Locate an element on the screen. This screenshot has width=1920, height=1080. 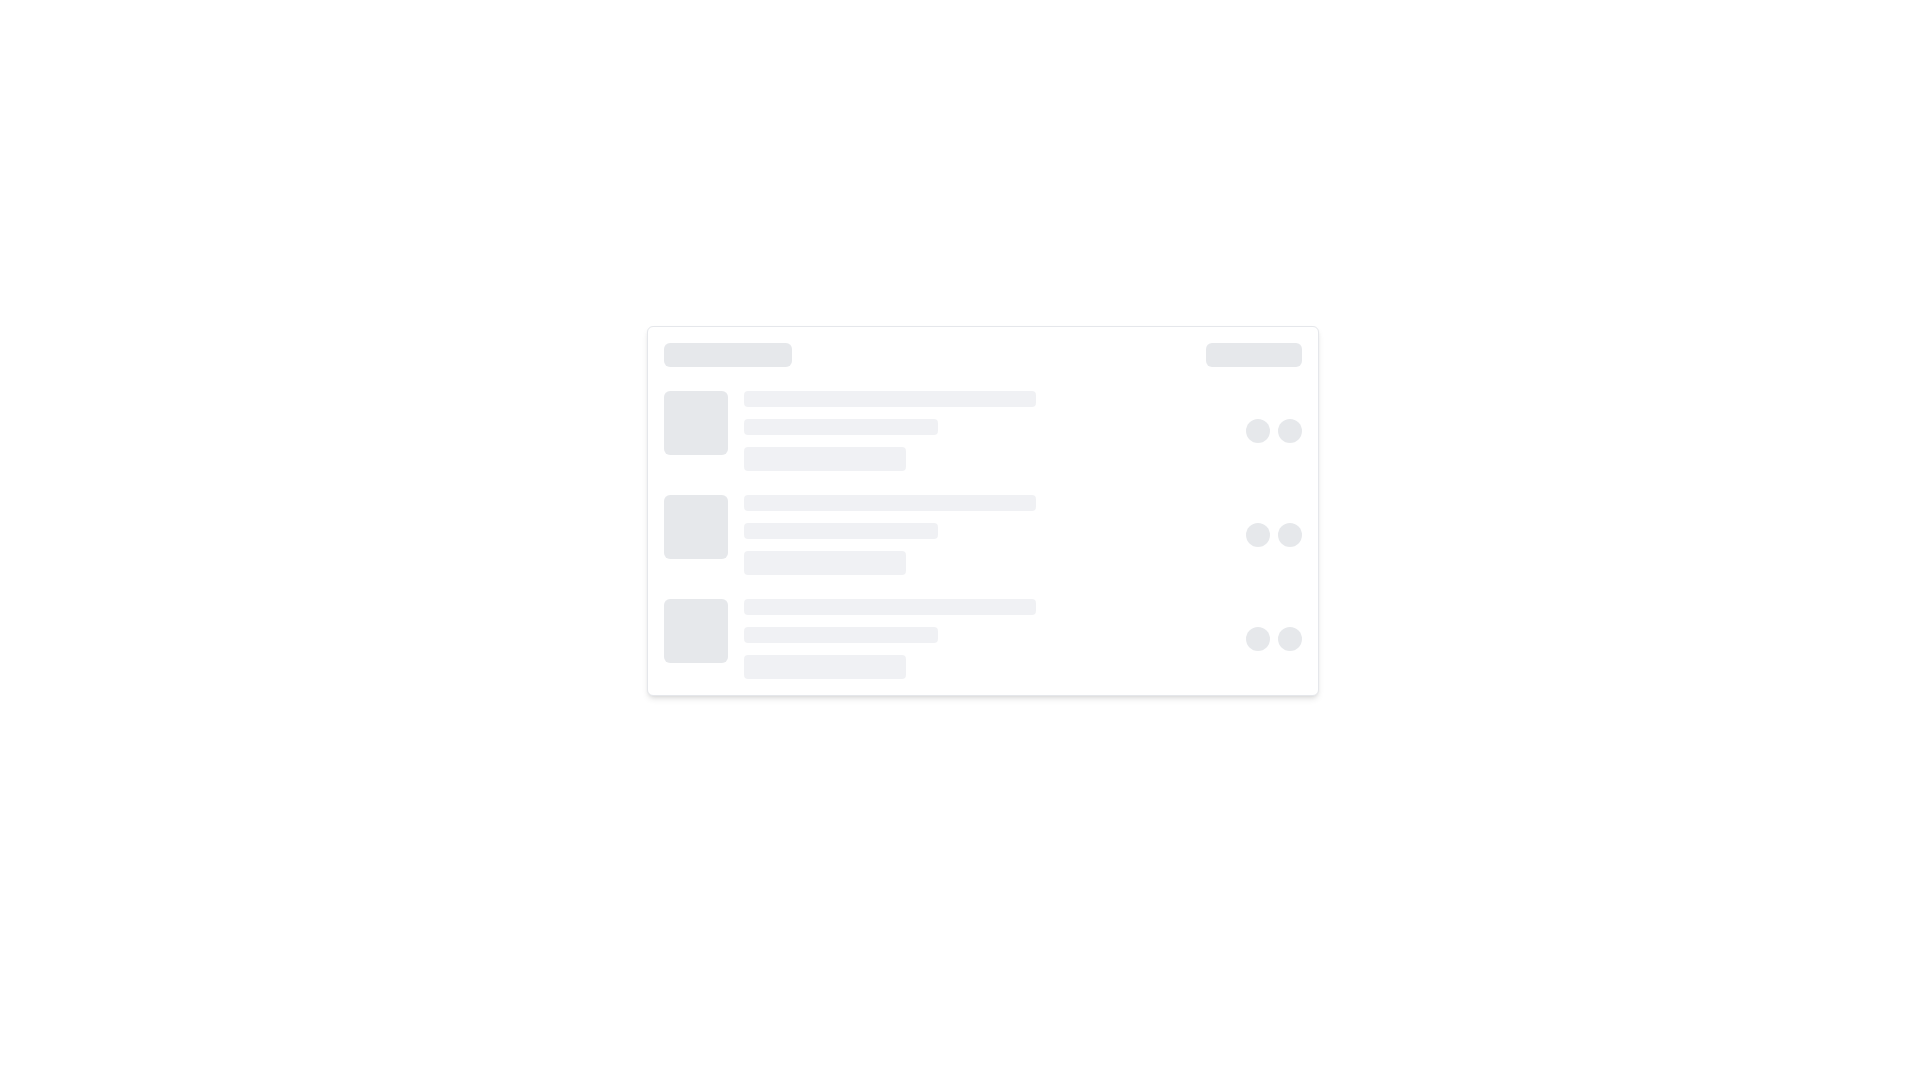
the group of circular placeholders with a light gray background, positioned horizontally next to each other near the bottom edge of the primary section is located at coordinates (1272, 534).